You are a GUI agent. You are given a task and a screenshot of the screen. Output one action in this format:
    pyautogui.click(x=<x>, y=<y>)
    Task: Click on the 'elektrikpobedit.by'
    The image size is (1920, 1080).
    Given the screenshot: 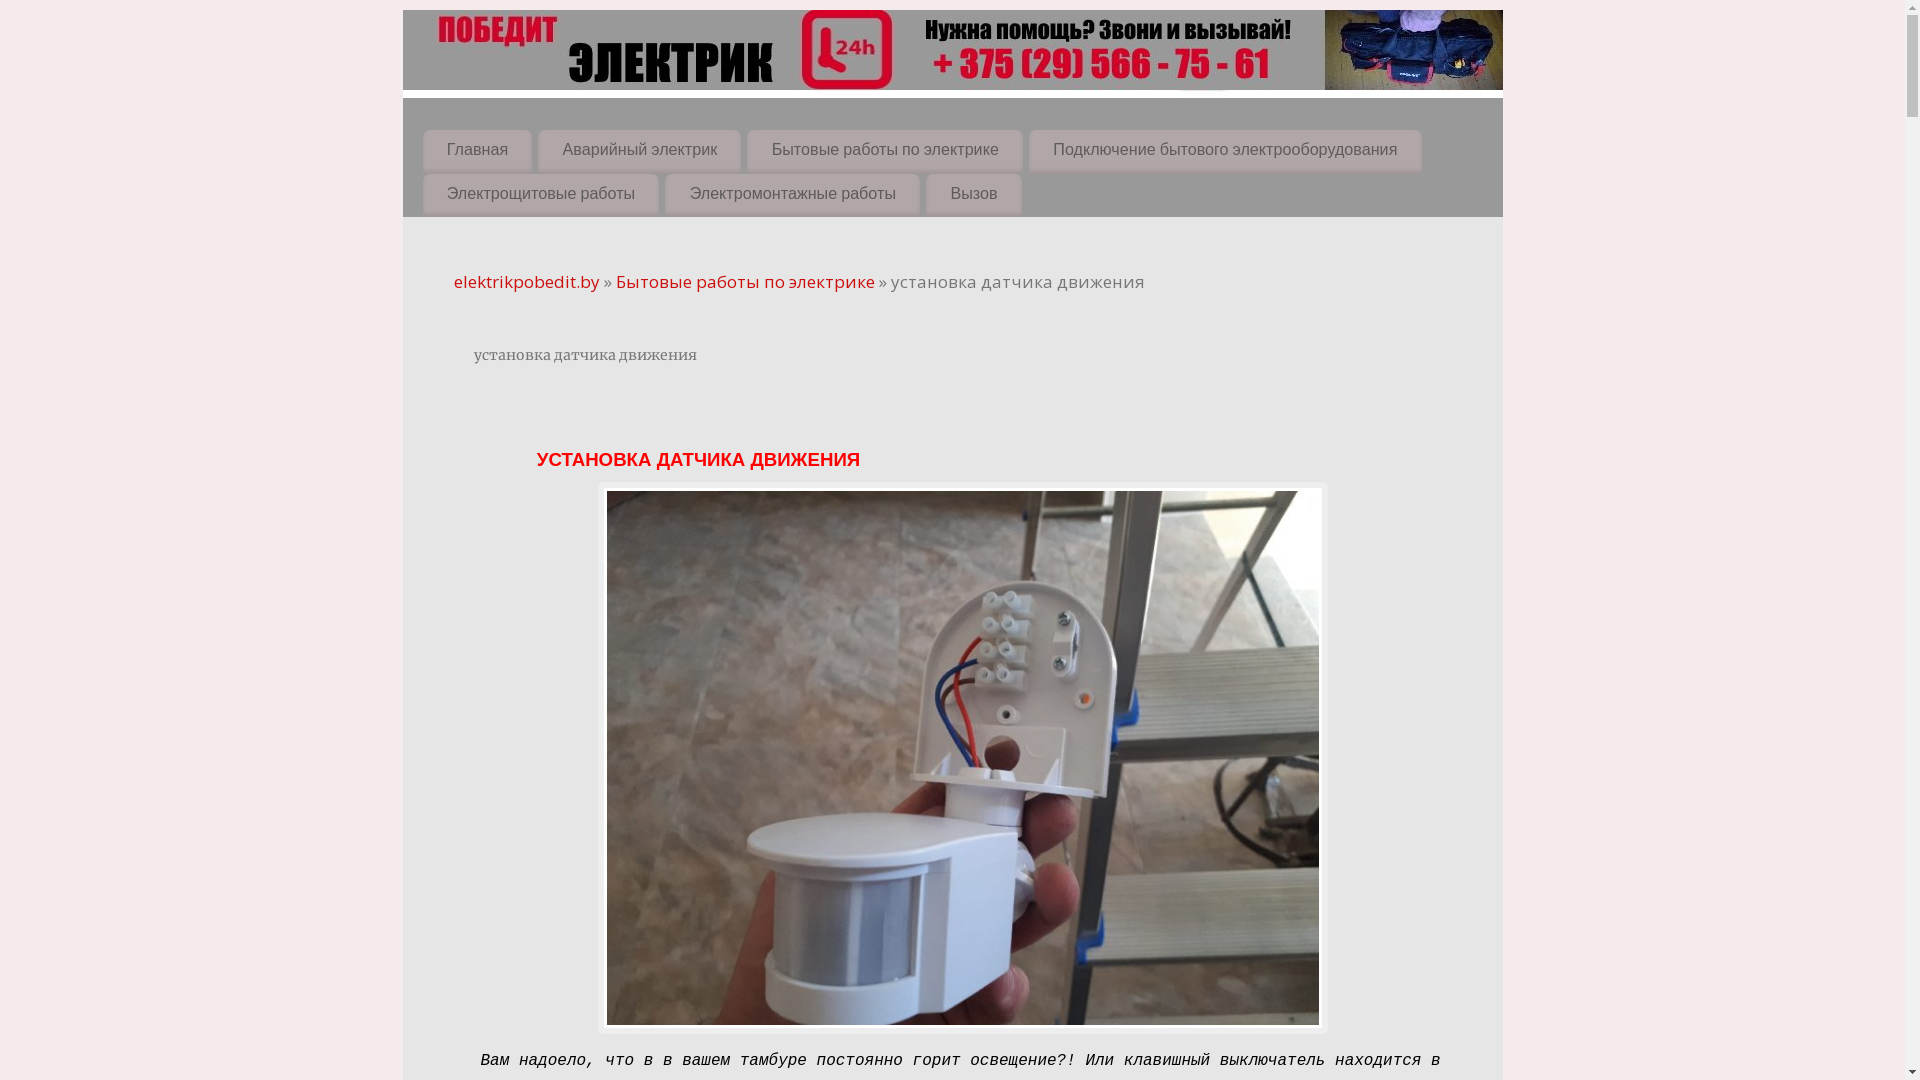 What is the action you would take?
    pyautogui.click(x=527, y=281)
    